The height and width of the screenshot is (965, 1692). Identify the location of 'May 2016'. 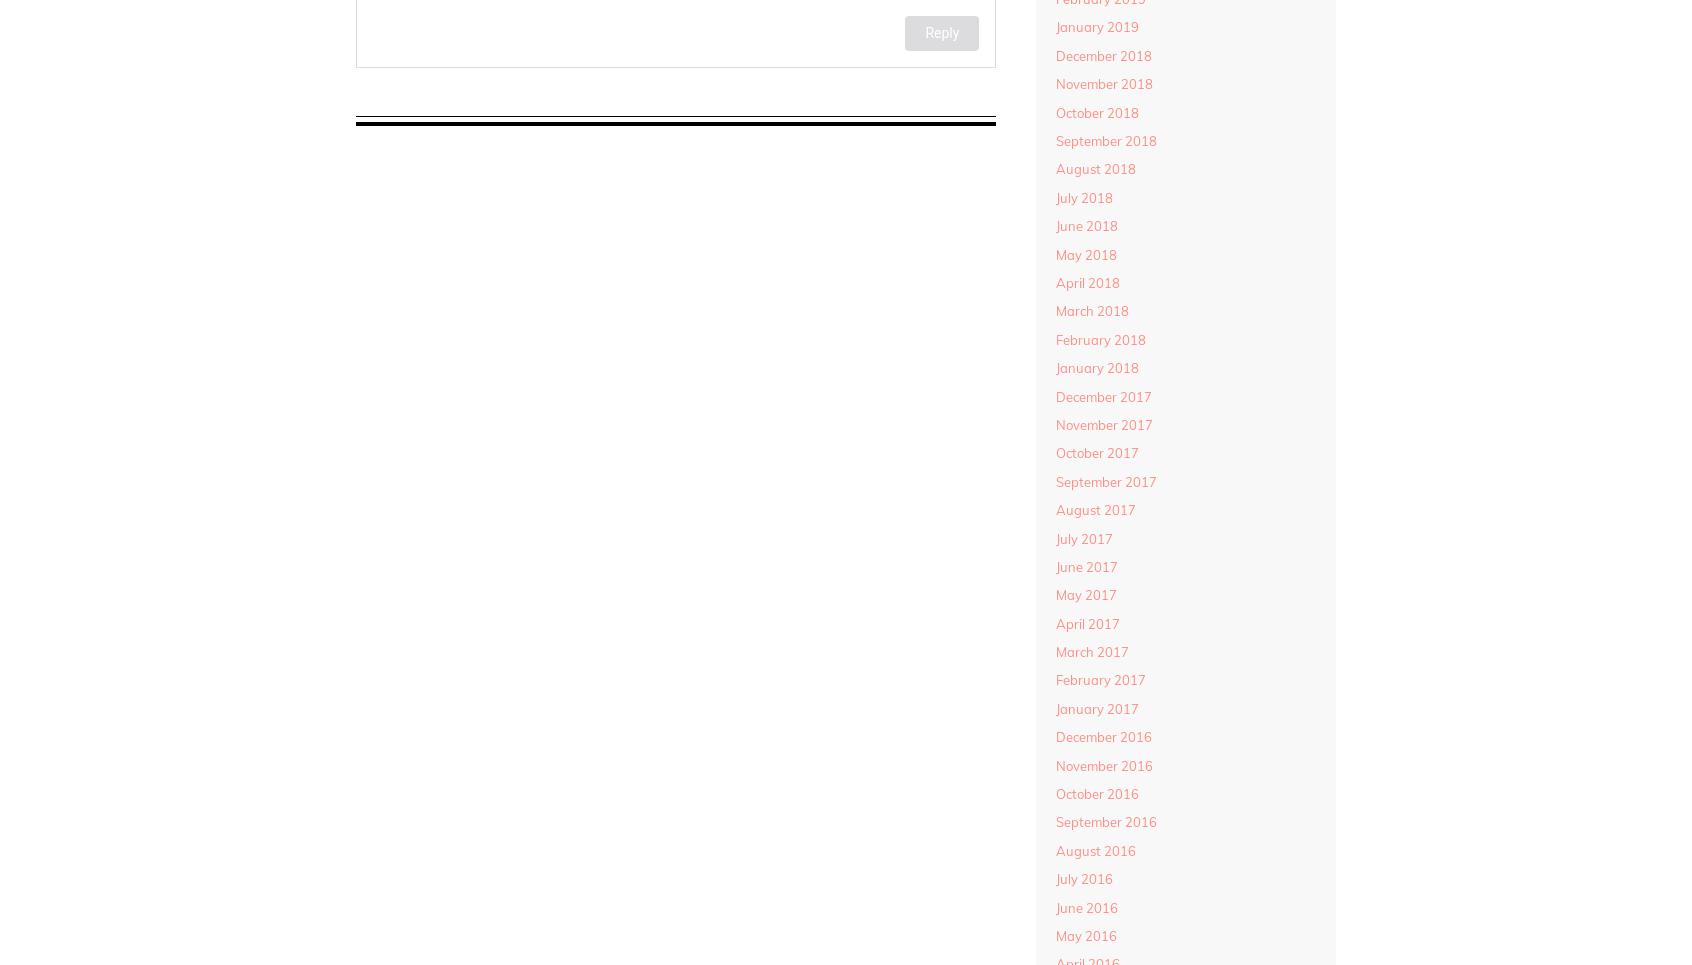
(1085, 934).